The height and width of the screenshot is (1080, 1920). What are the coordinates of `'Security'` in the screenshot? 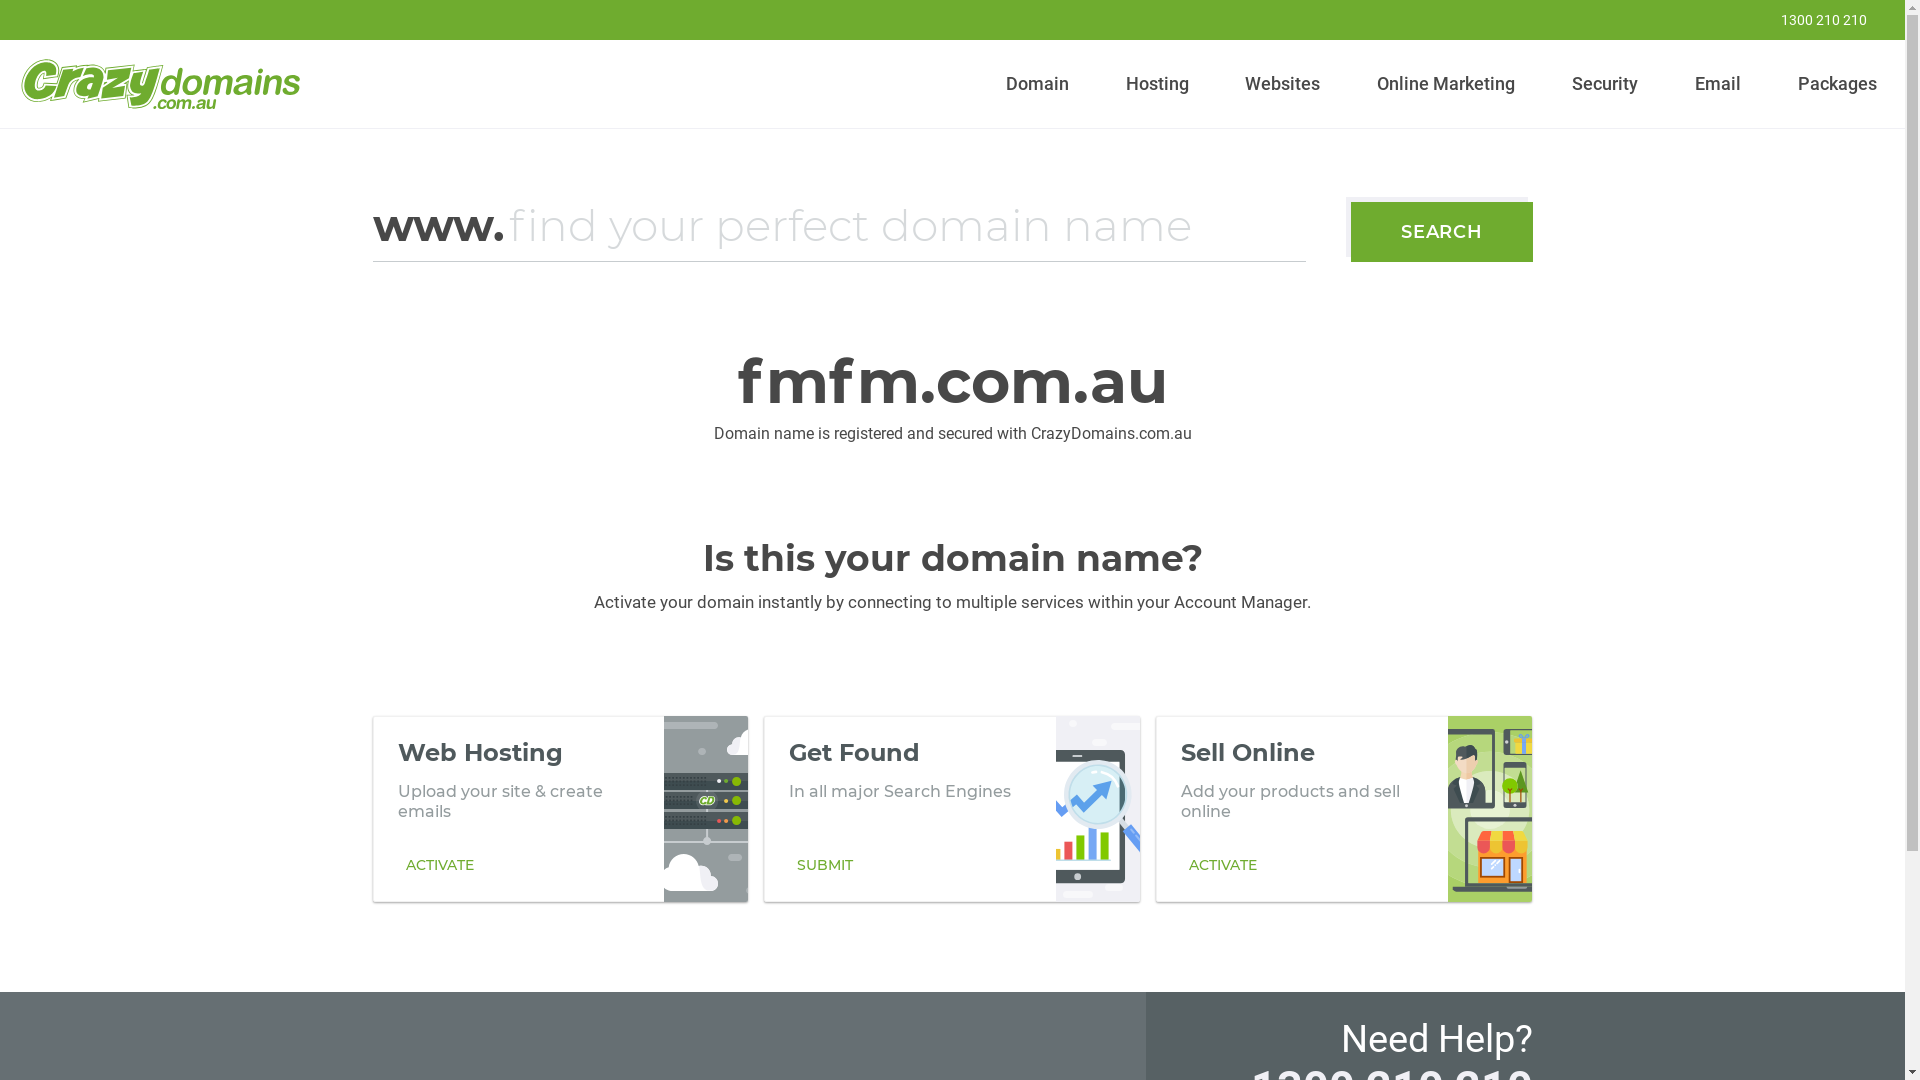 It's located at (1605, 83).